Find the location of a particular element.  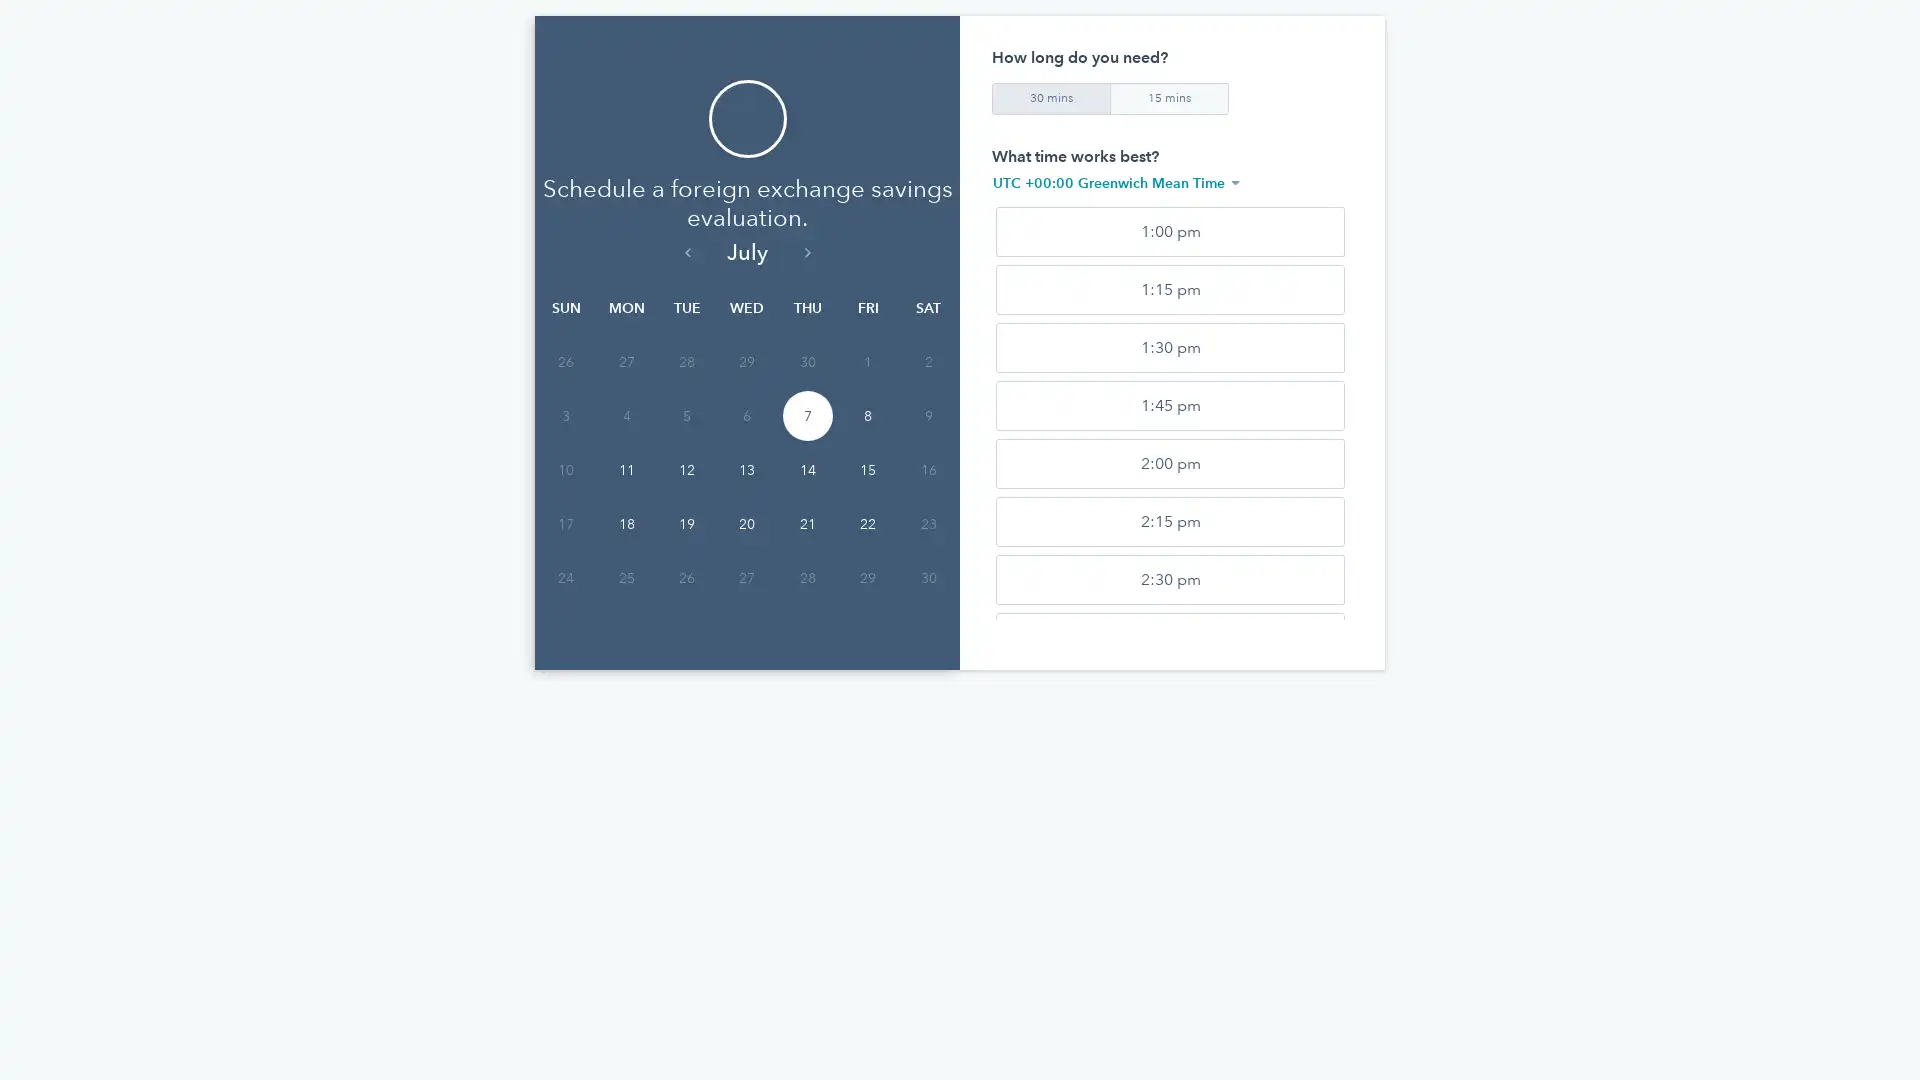

July 12th is located at coordinates (686, 470).